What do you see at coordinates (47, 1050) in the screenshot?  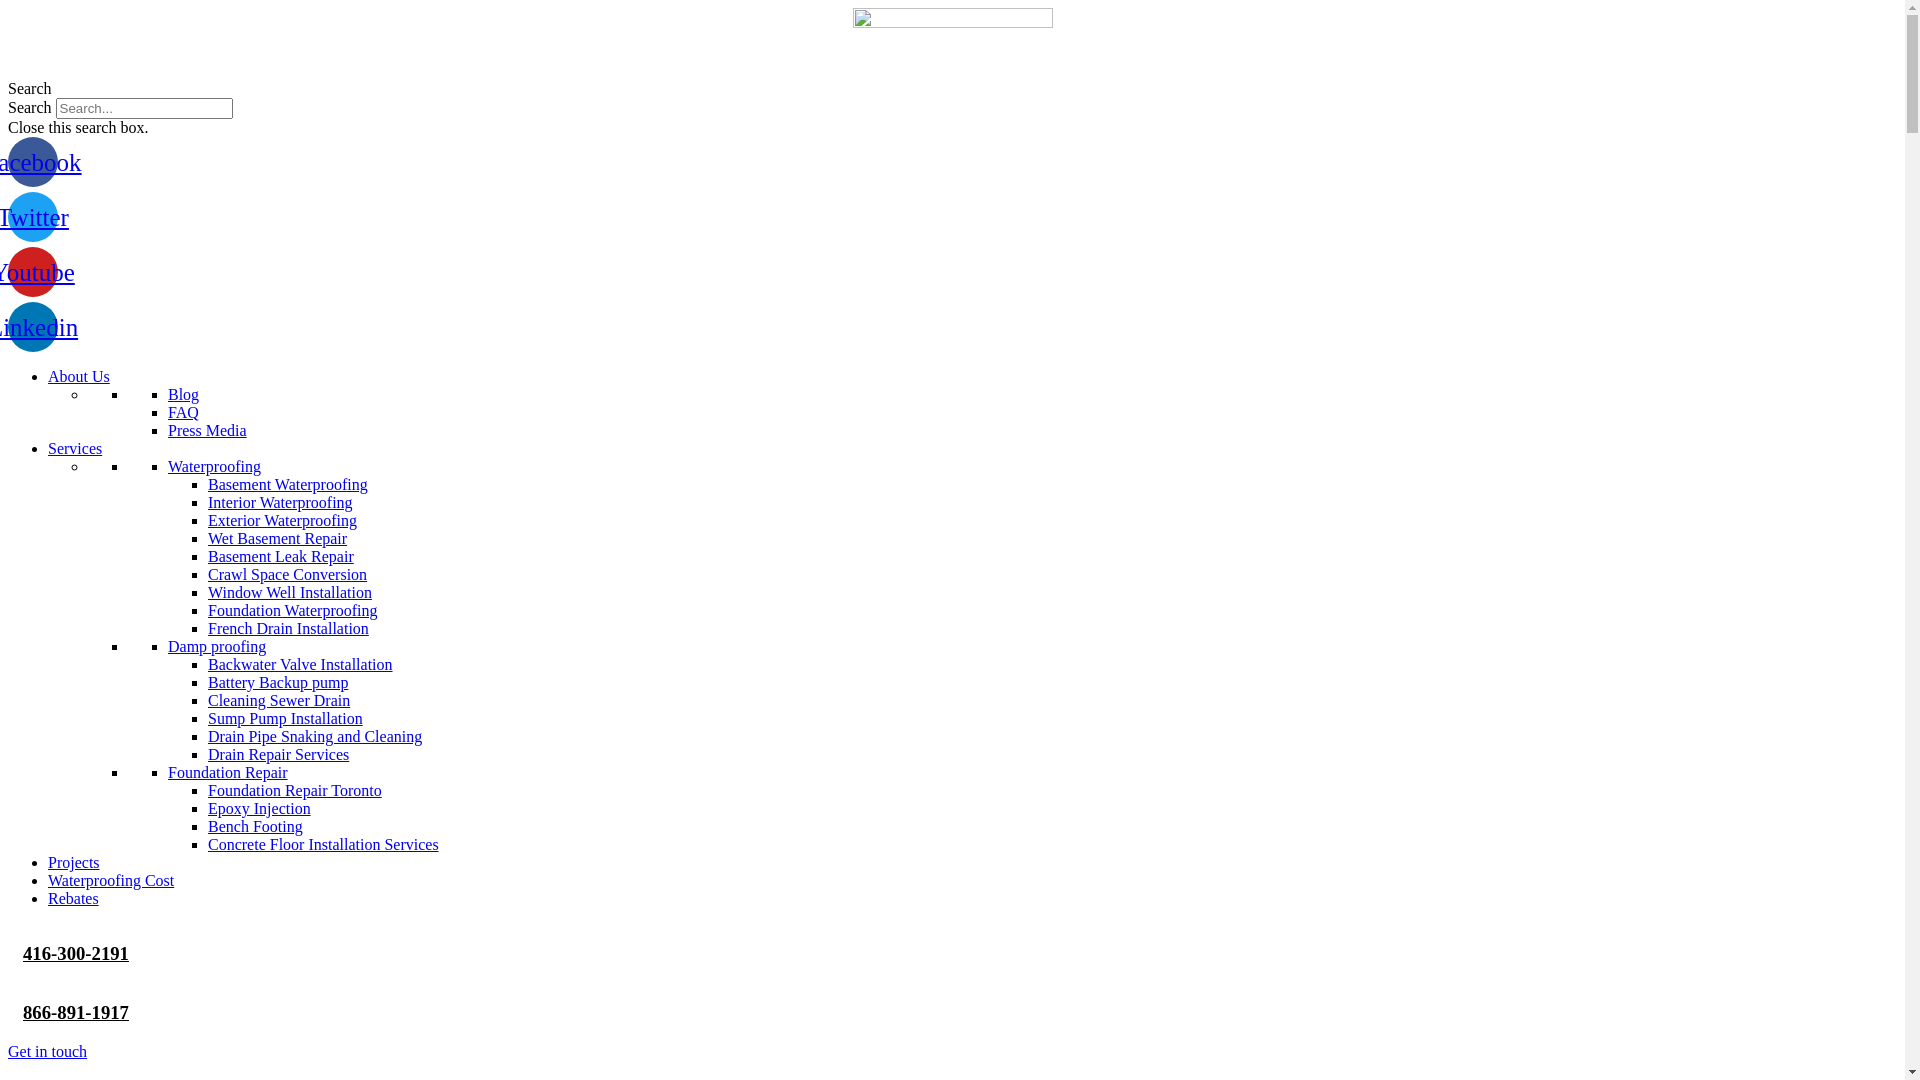 I see `'Get in touch'` at bounding box center [47, 1050].